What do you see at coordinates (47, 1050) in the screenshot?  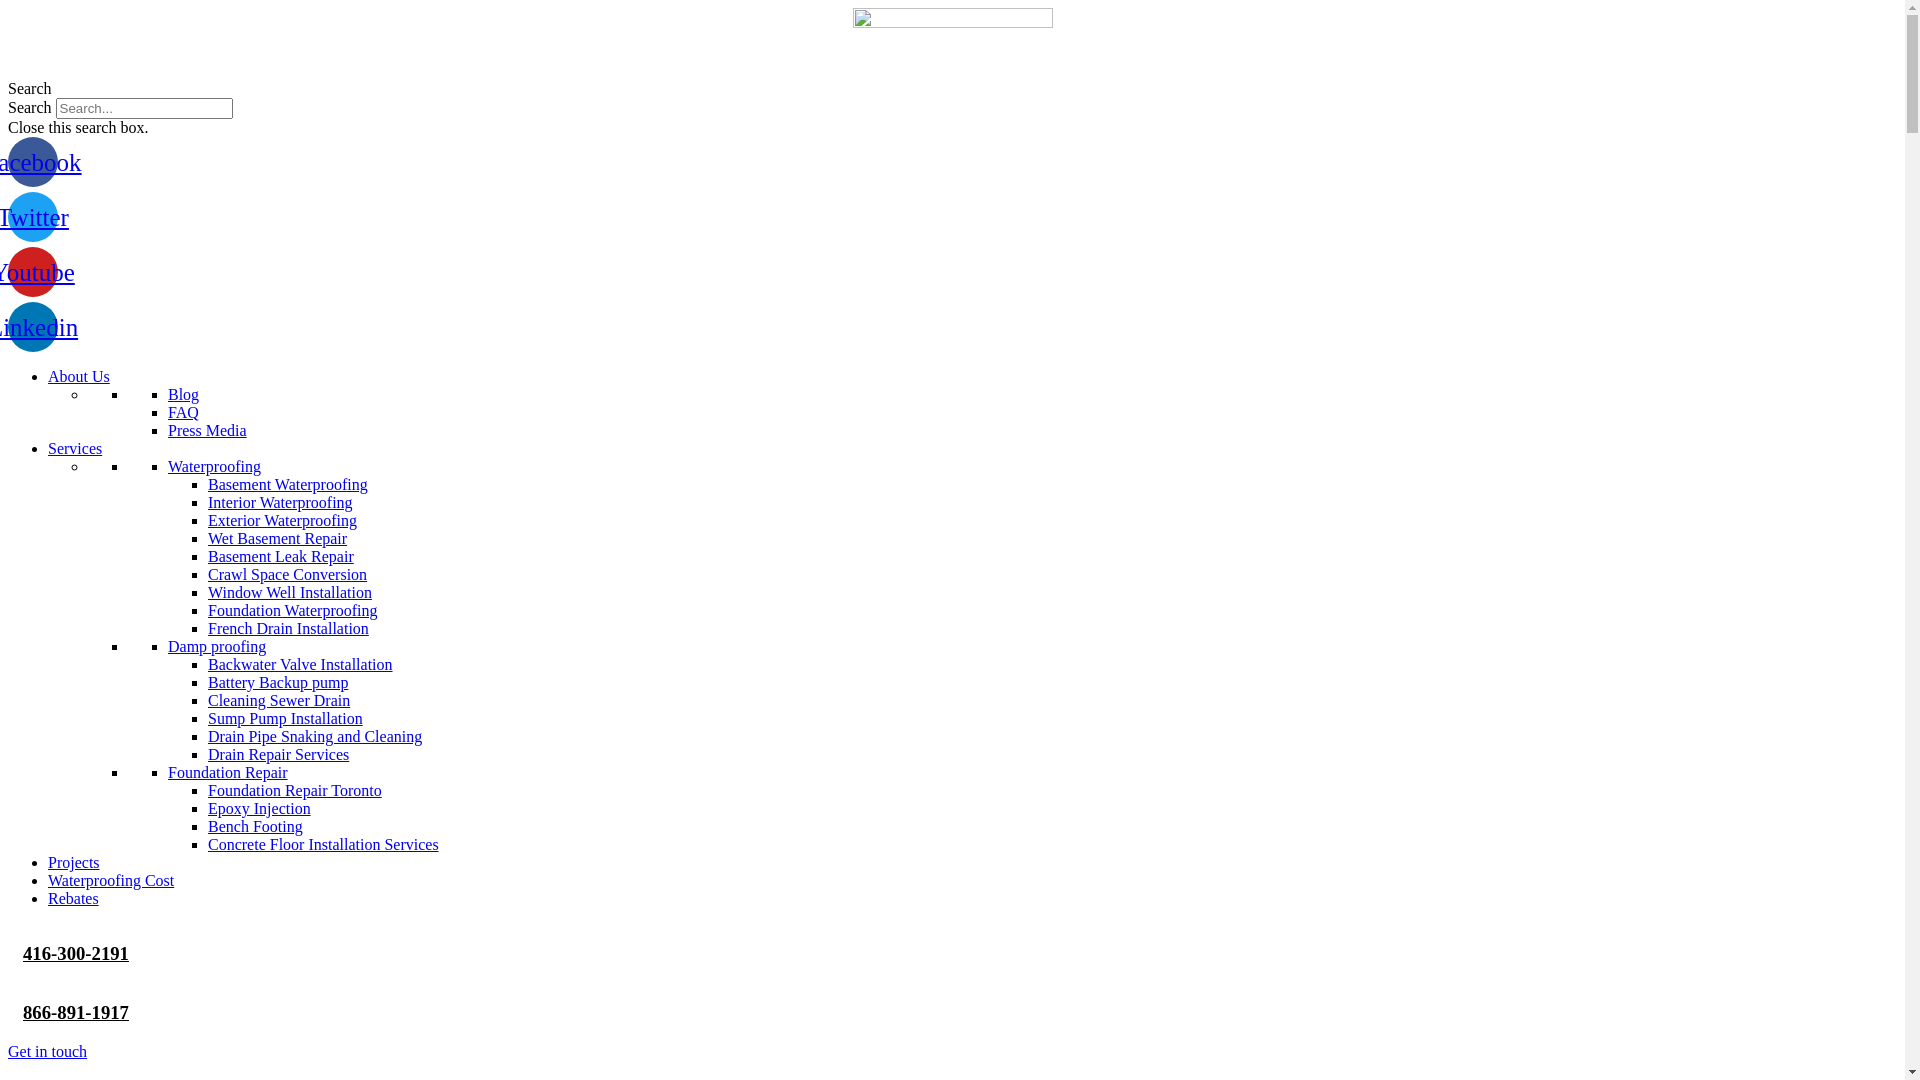 I see `'Get in touch'` at bounding box center [47, 1050].